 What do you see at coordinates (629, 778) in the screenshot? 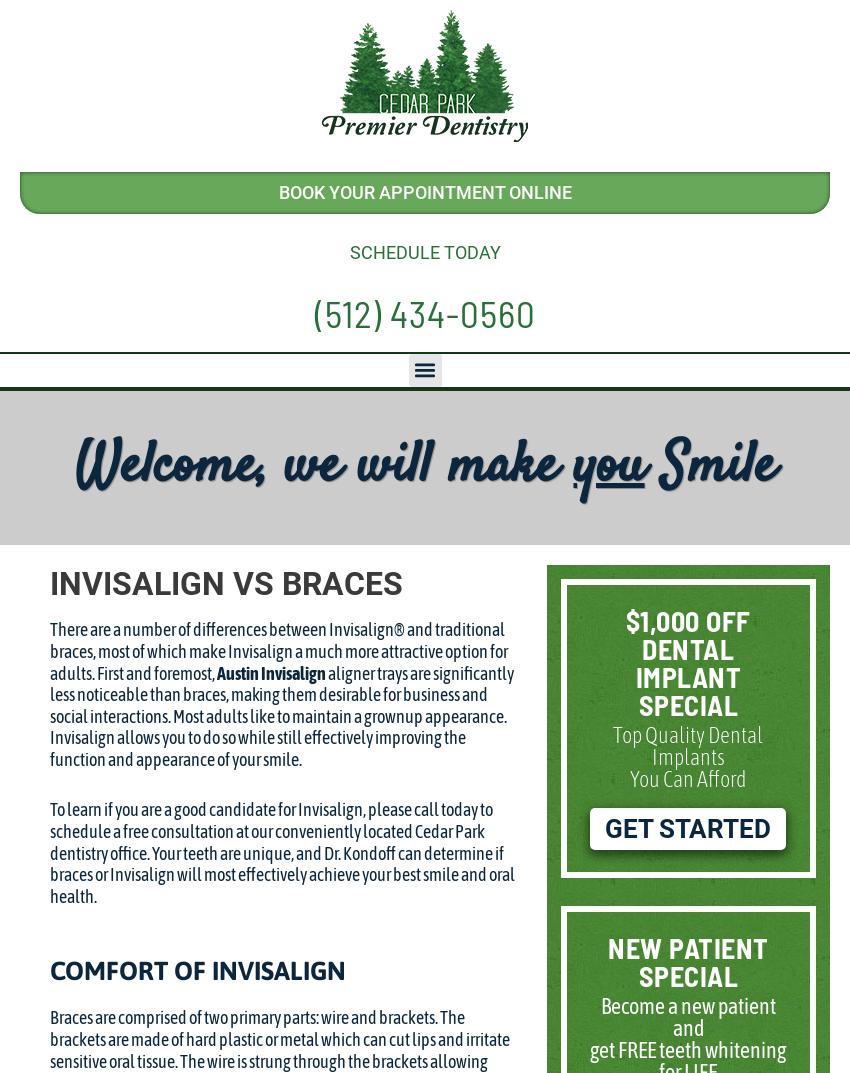
I see `'You Can Afford'` at bounding box center [629, 778].